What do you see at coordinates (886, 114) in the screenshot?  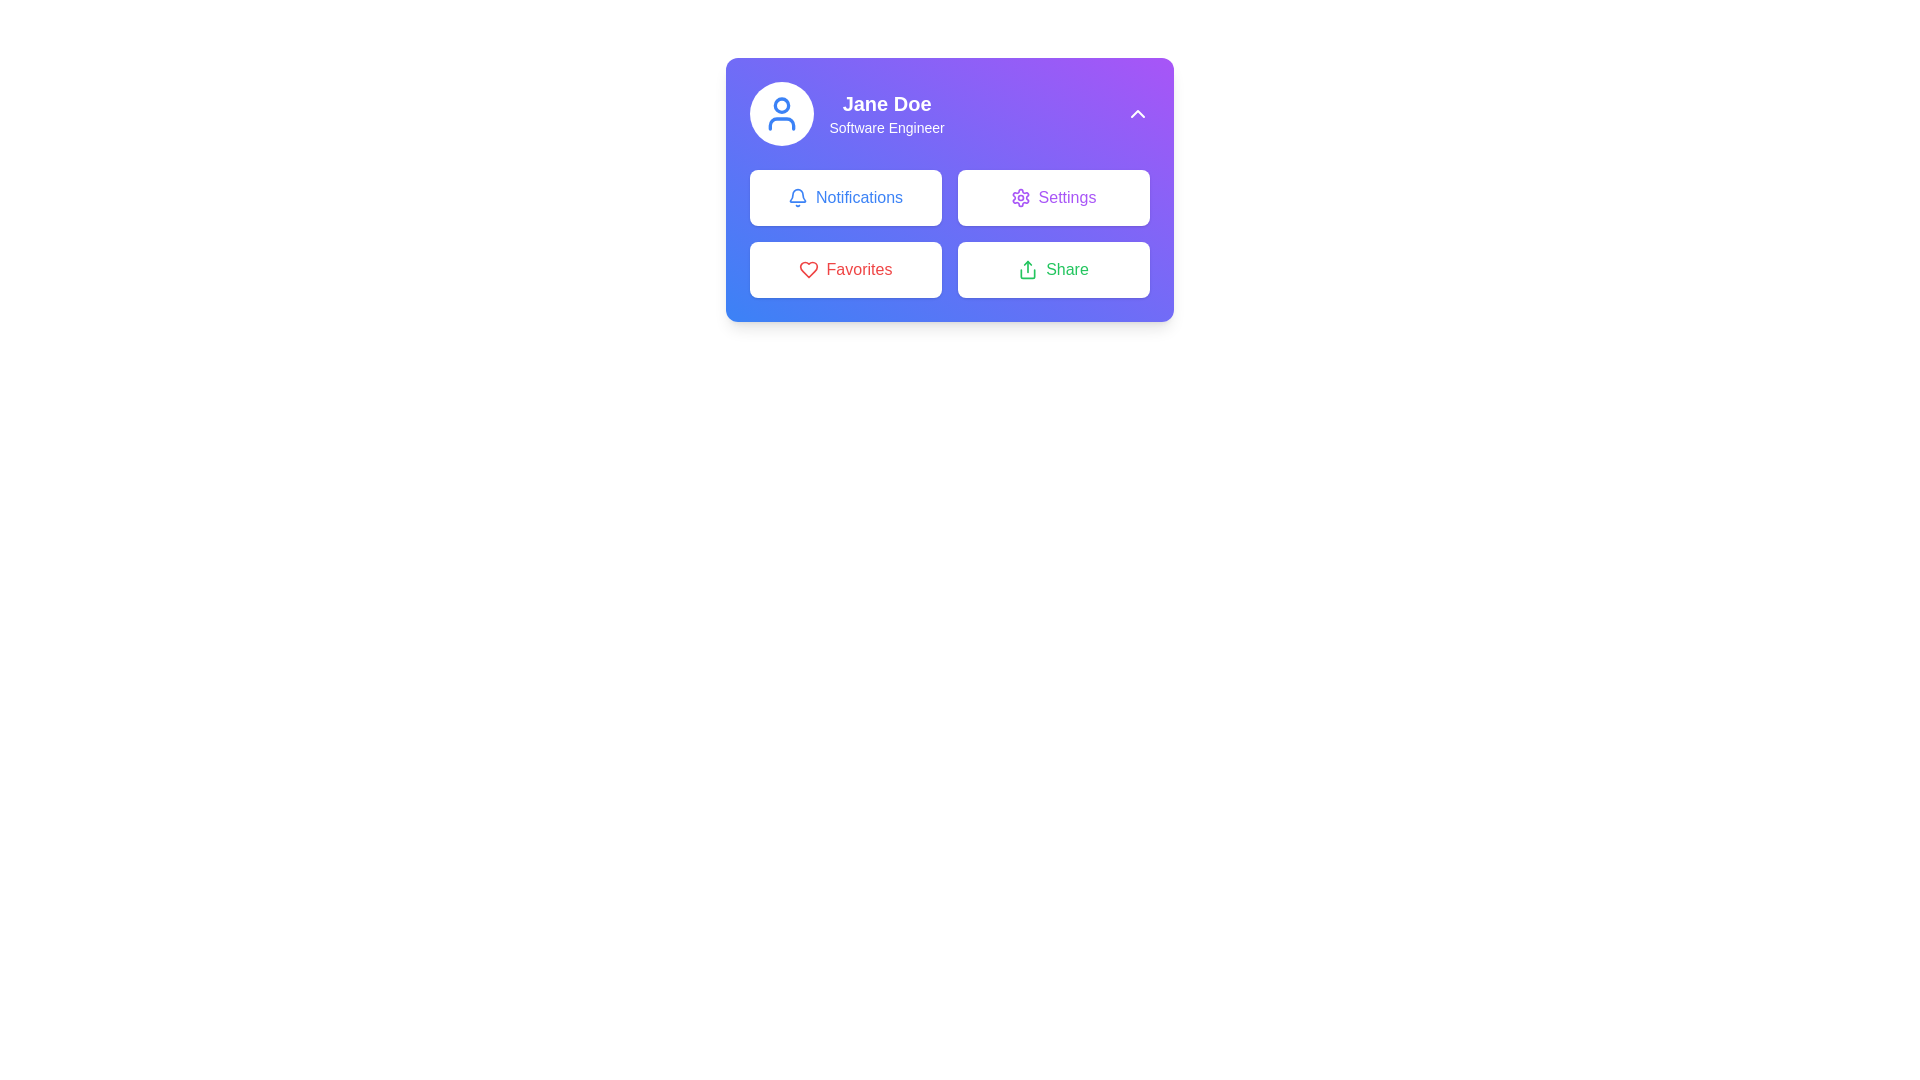 I see `the Text label displaying 'Jane Doe' and 'Software Engineer', which is positioned at the top section of a card interface, right of an avatar icon and above a set of buttons` at bounding box center [886, 114].